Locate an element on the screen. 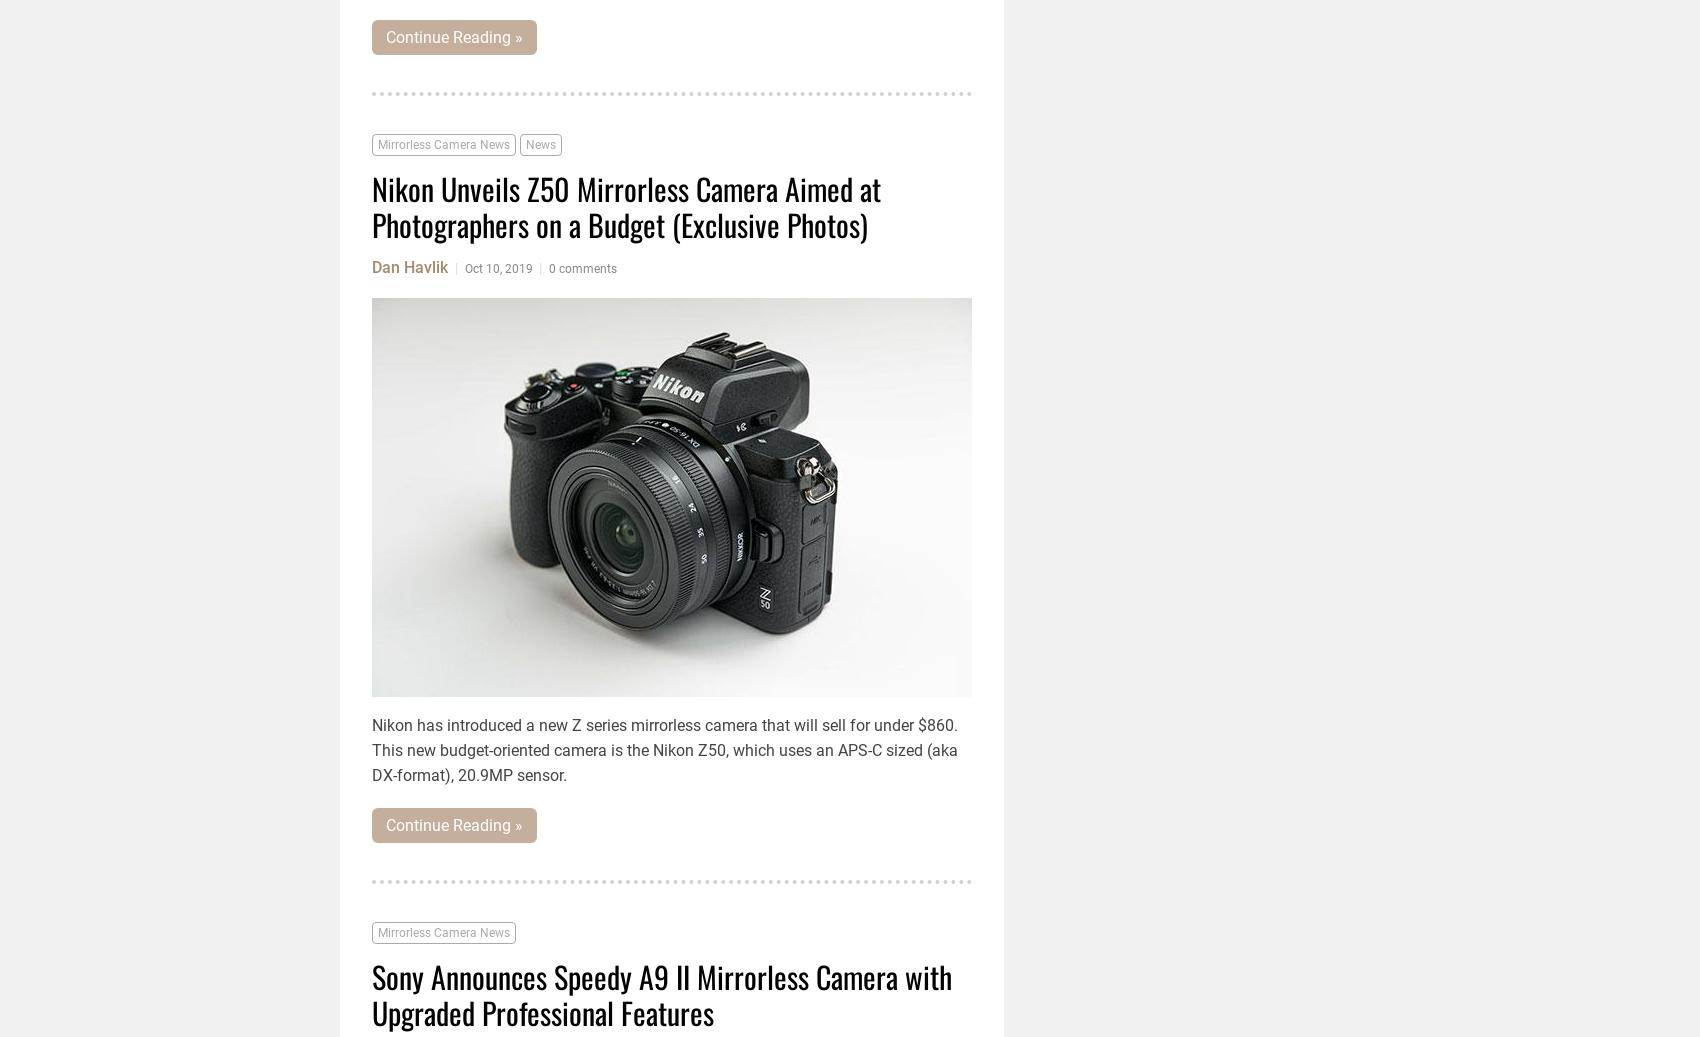  'Nikon Unveils Z50 Mirrorless Camera Aimed at Photographers on a Budget (Exclusive Photos)' is located at coordinates (625, 205).